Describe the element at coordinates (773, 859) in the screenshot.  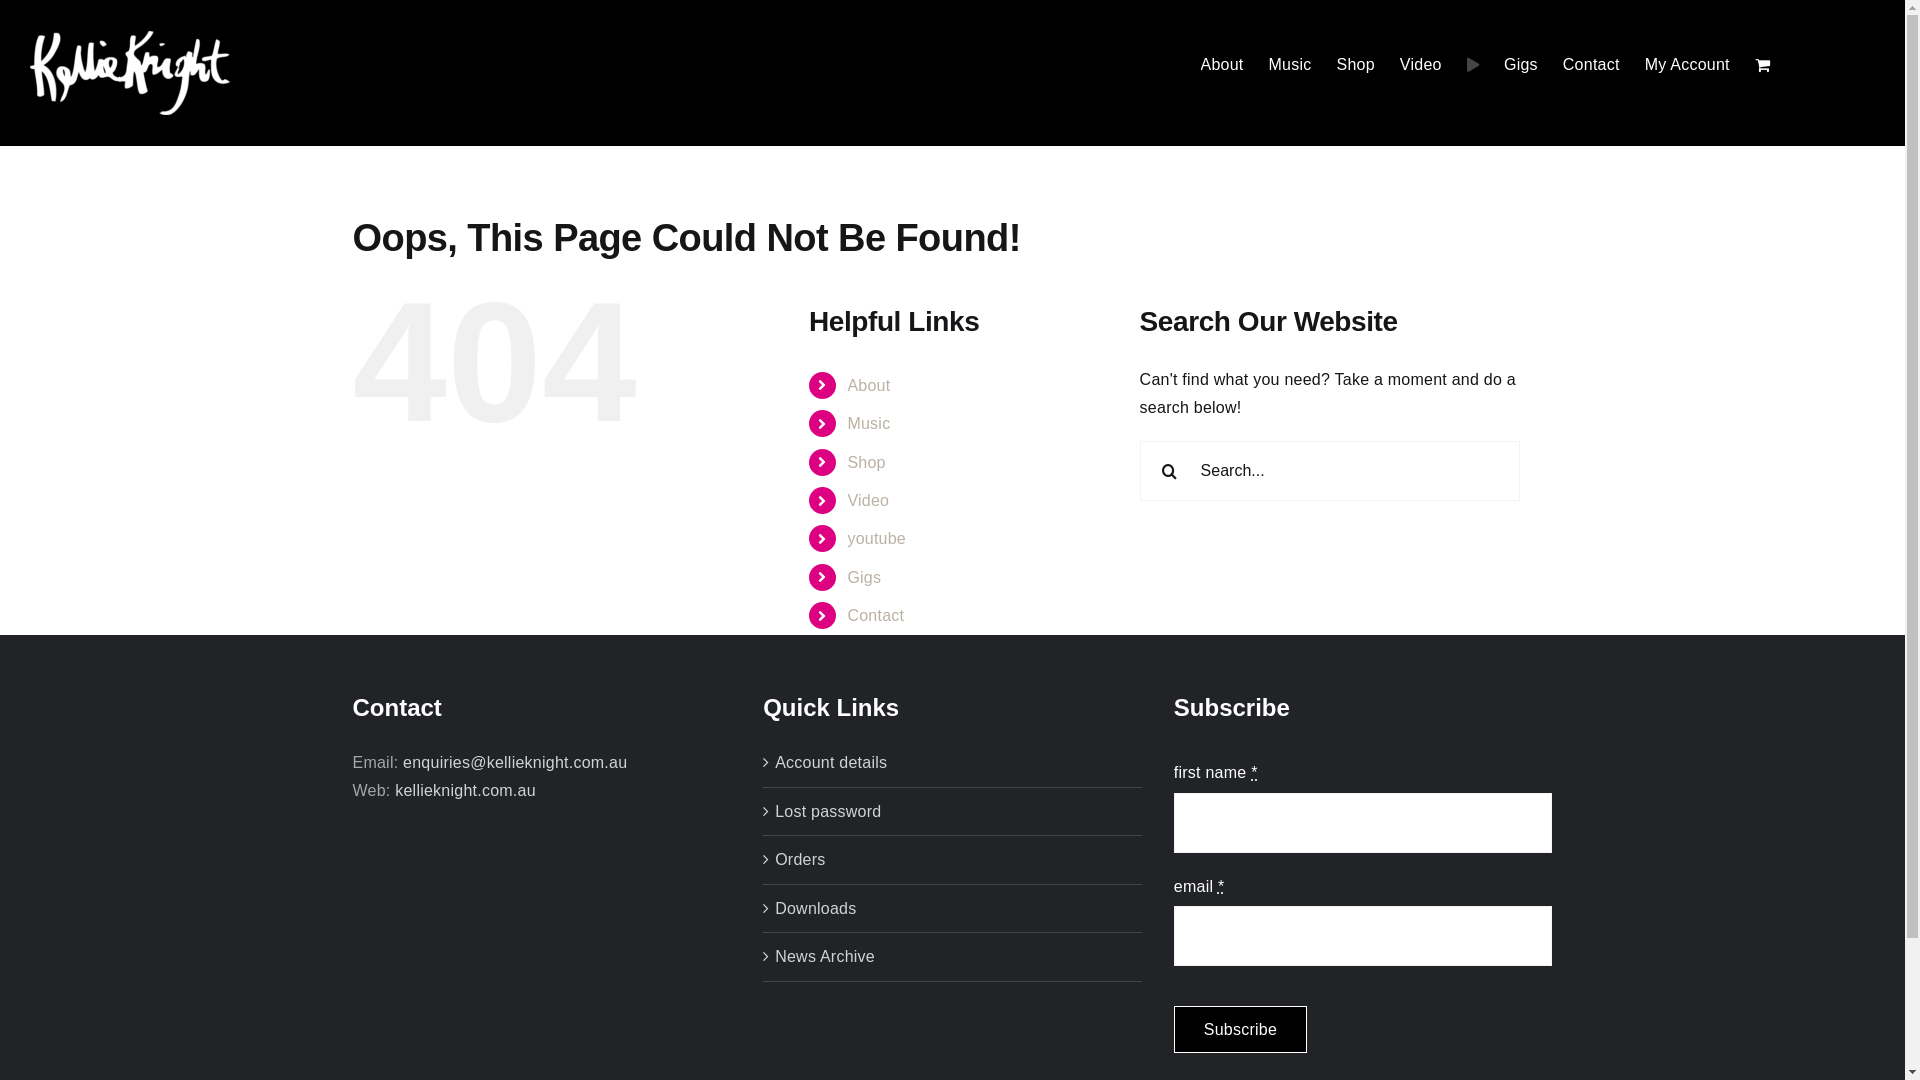
I see `'Orders'` at that location.